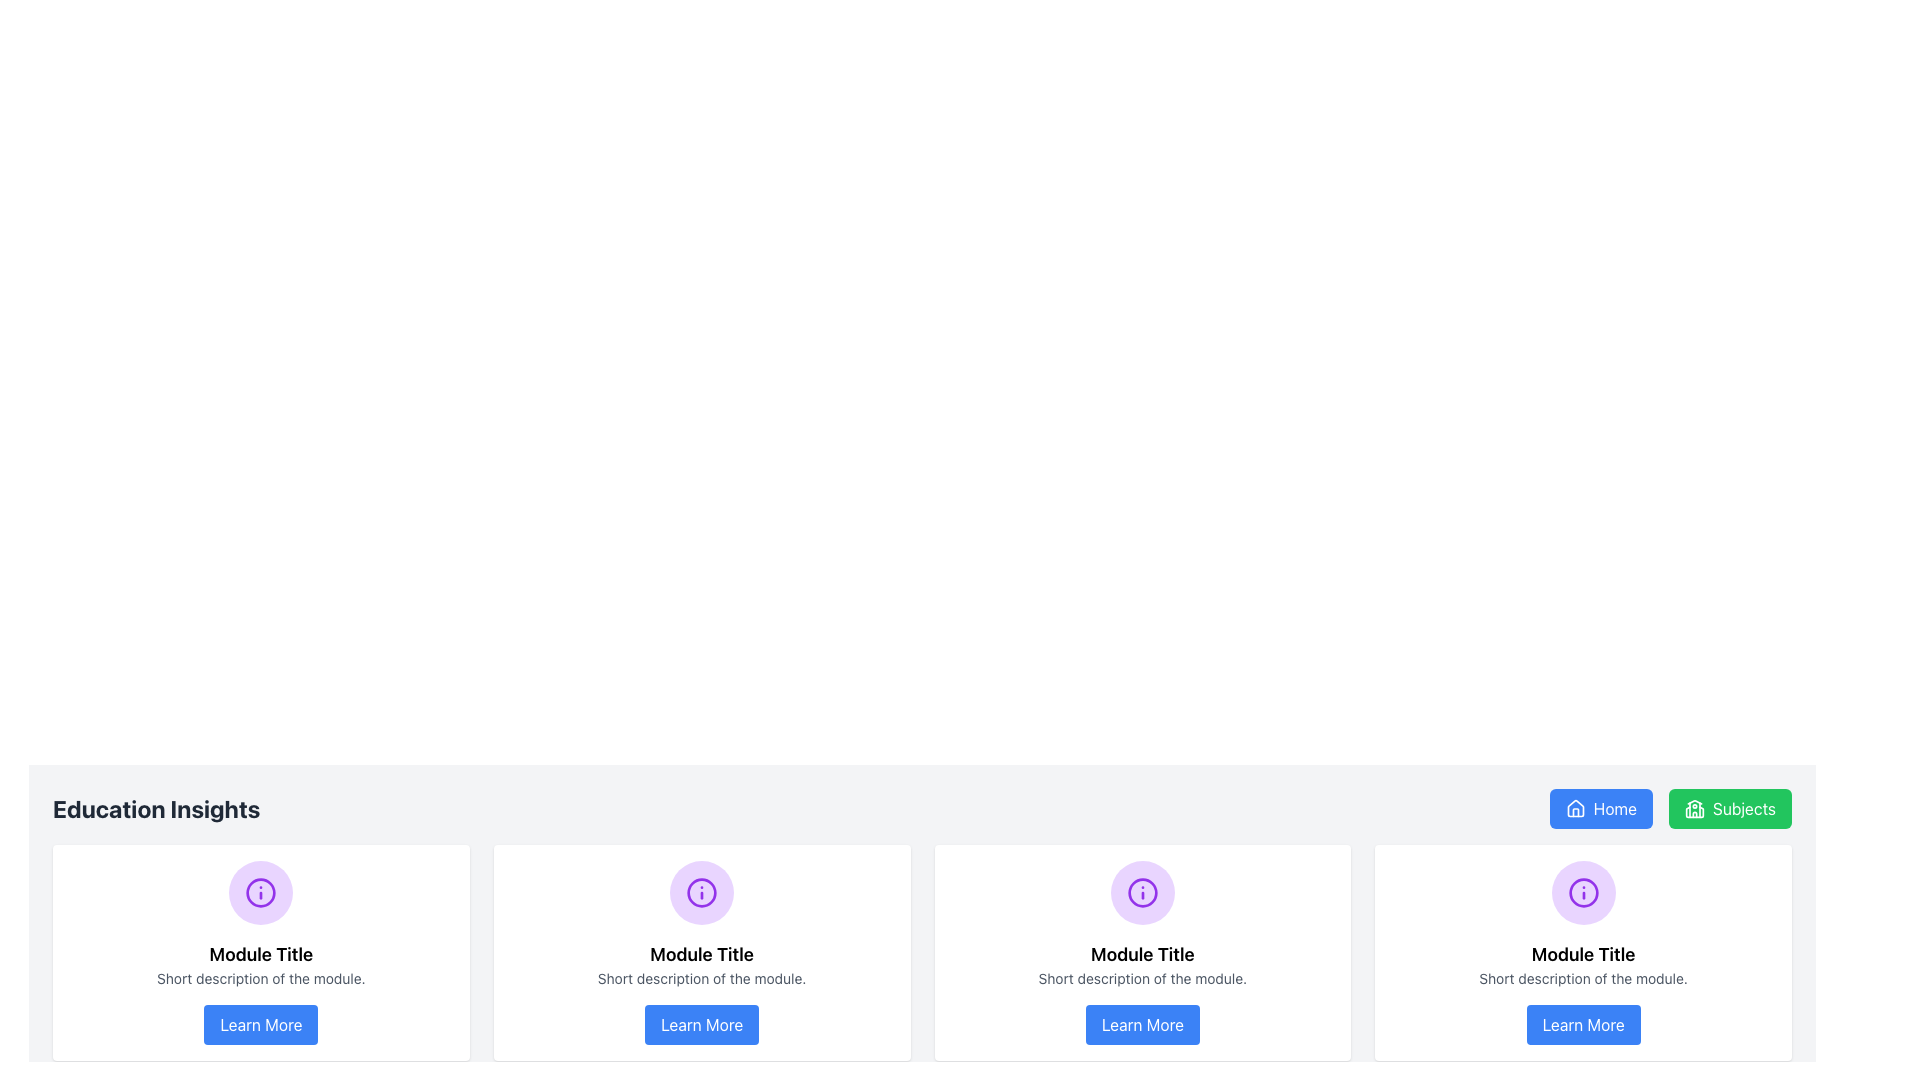 This screenshot has width=1920, height=1080. I want to click on the 'Learn More' button, which has a blue background and white text, positioned at the bottom center of its card layout, so click(260, 1025).